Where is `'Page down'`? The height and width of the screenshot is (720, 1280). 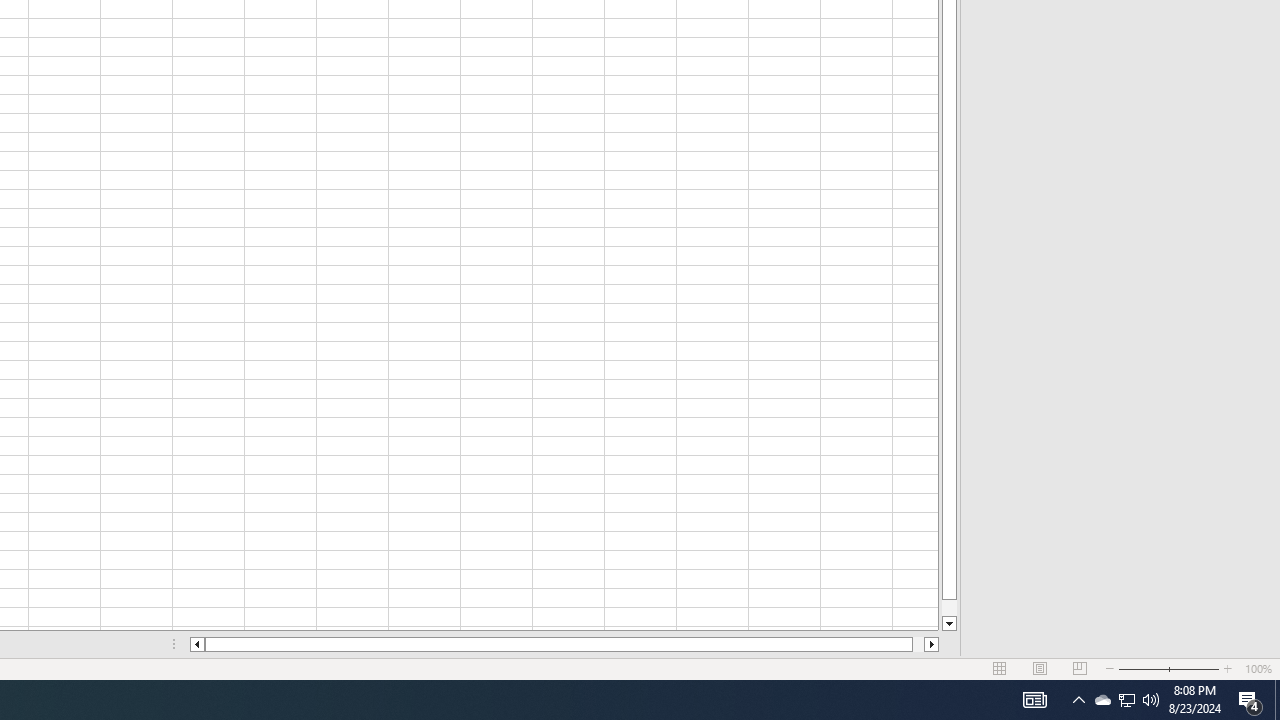
'Page down' is located at coordinates (948, 607).